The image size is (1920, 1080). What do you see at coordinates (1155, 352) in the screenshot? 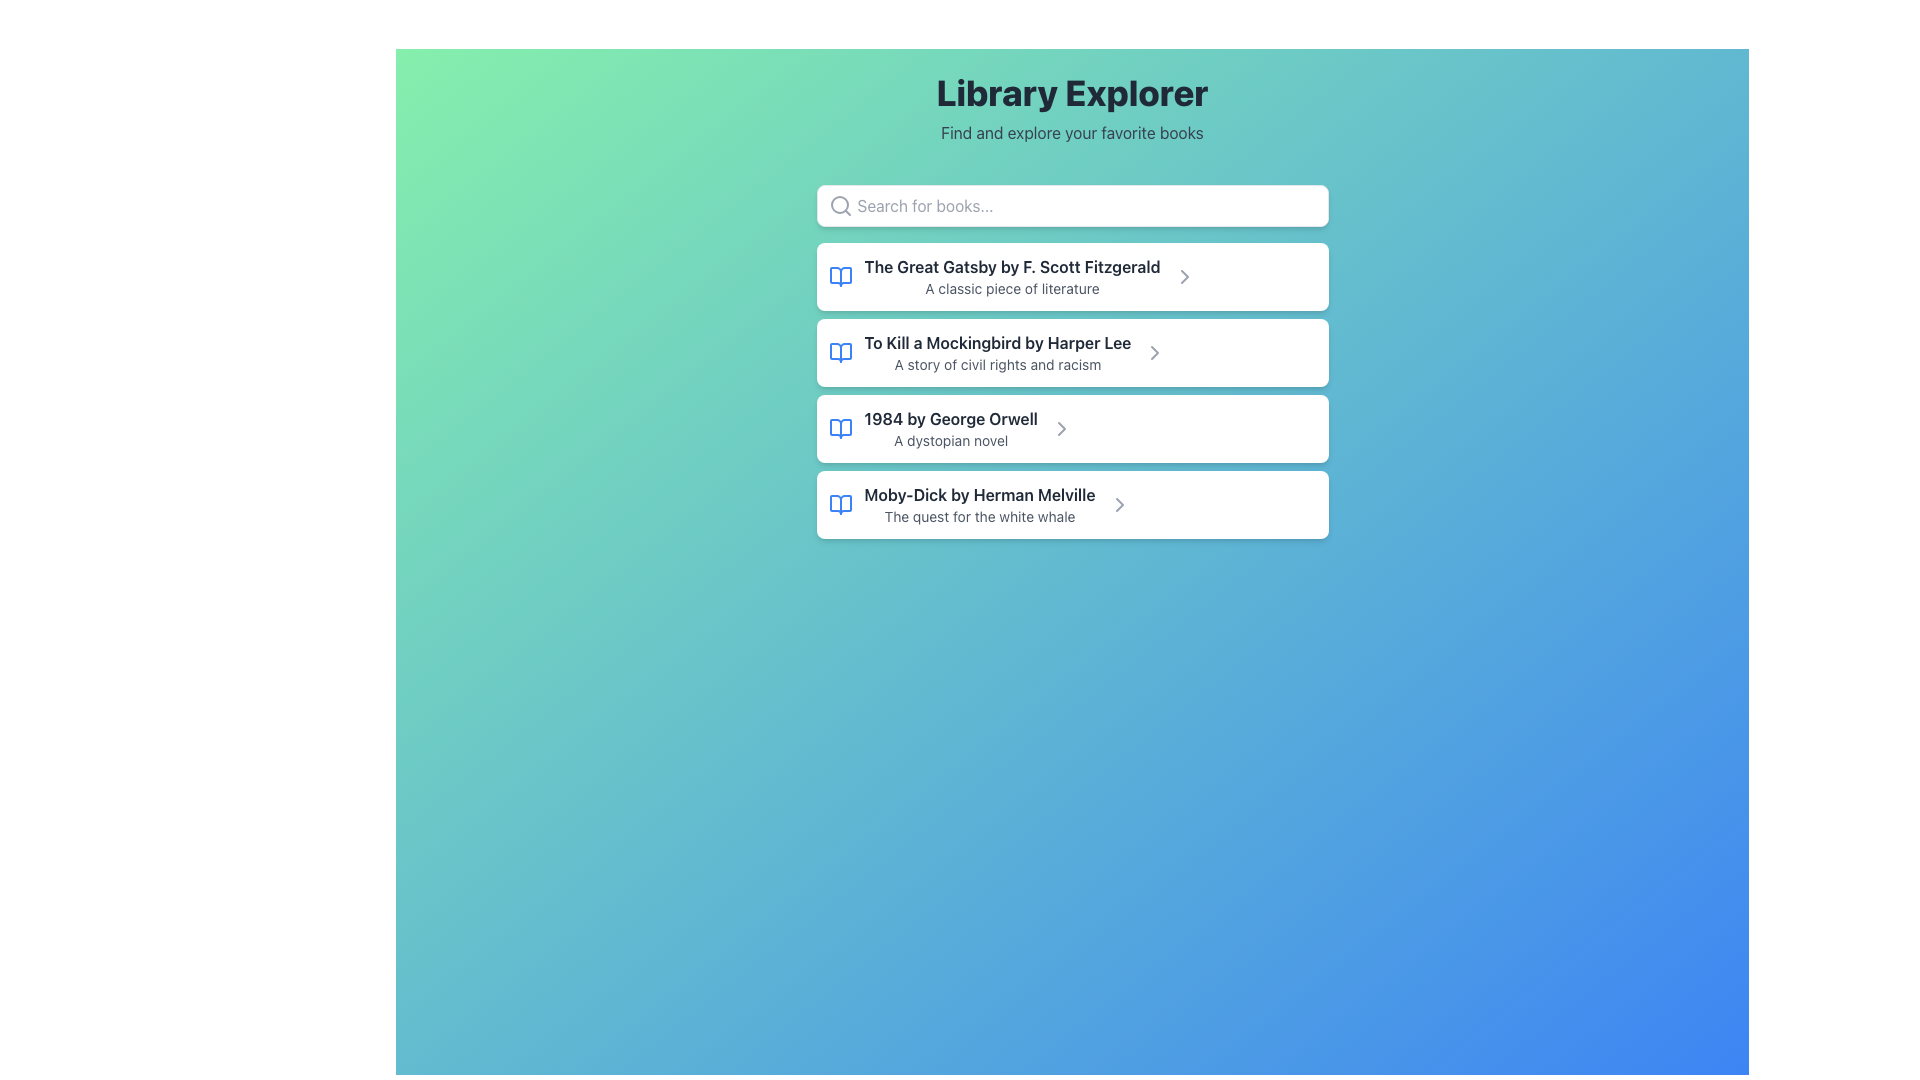
I see `the Chevron icon located at the far right of the list item for 'To Kill a Mockingbird by Harper Lee', which serves as a navigation or expansion cue` at bounding box center [1155, 352].